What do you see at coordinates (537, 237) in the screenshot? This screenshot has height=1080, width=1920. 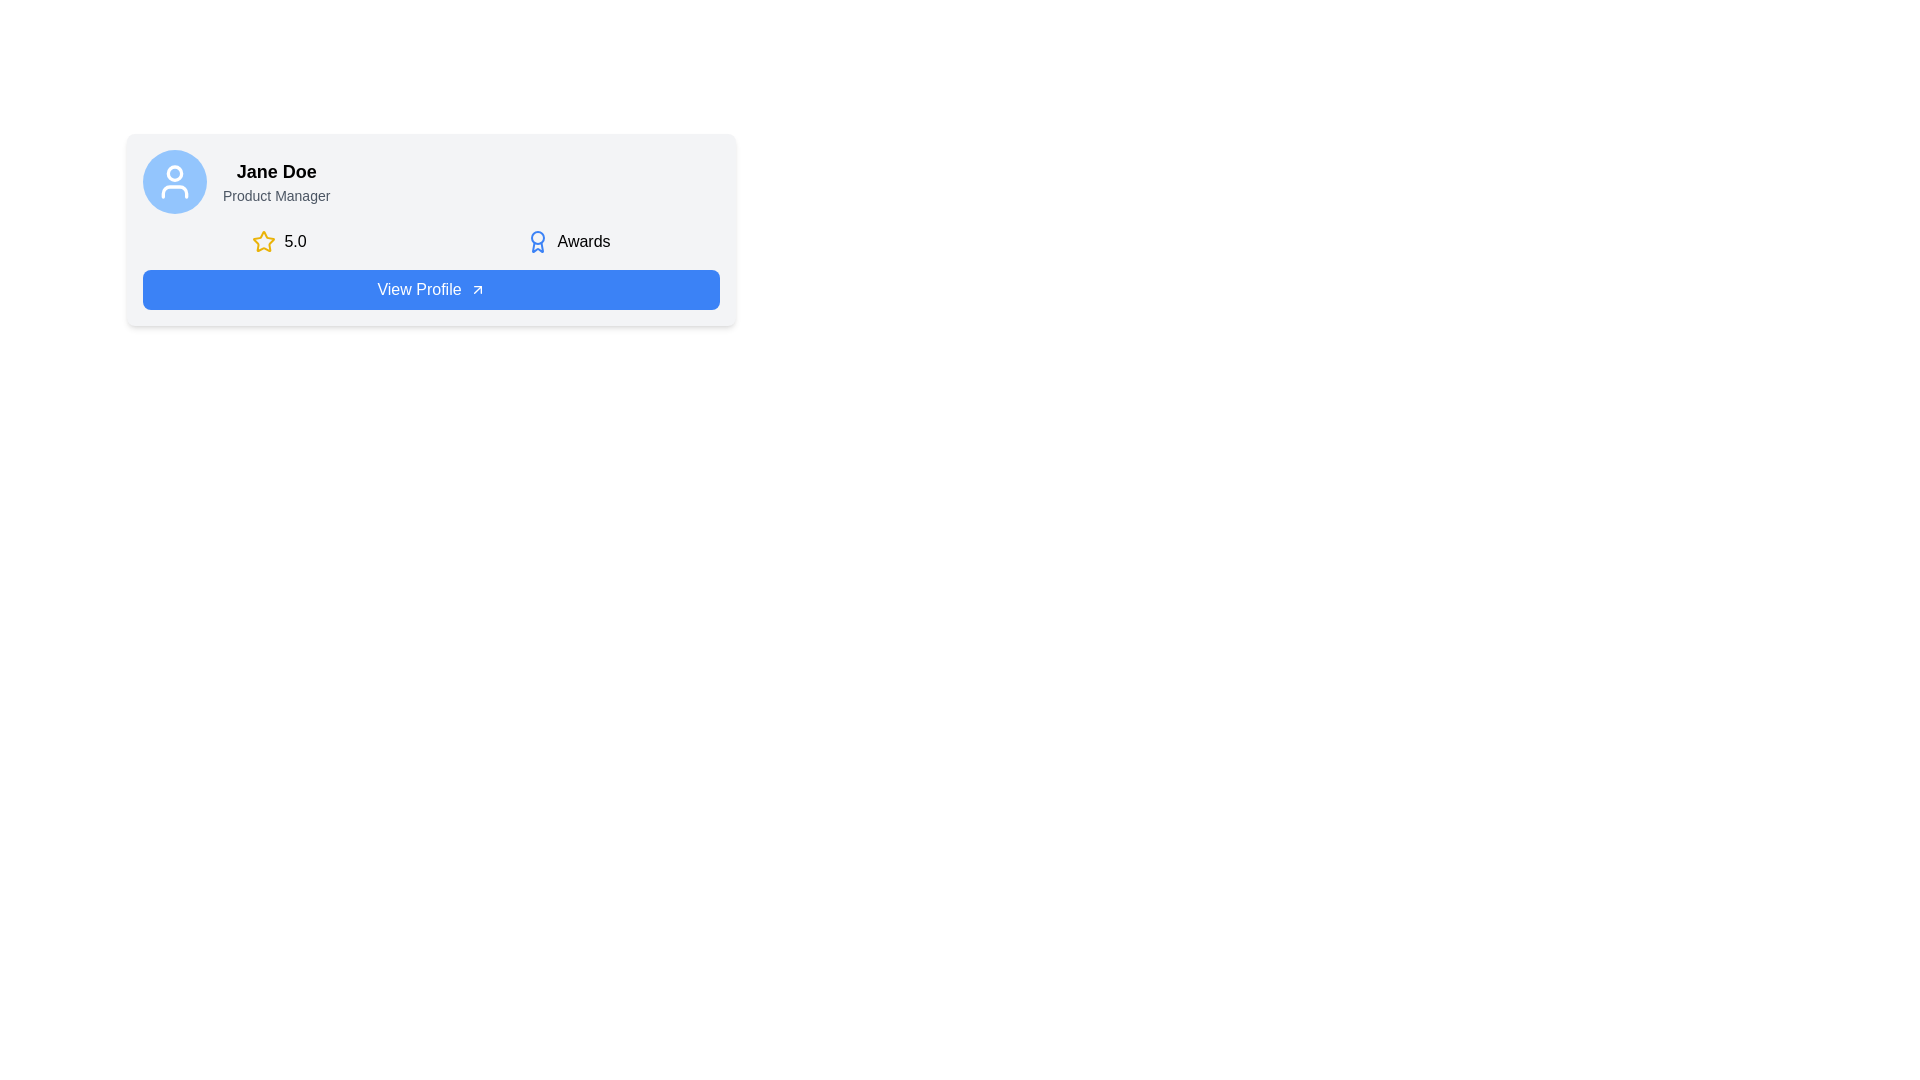 I see `the blue circular SVG element within the award badge icon, located to the right of the rating indicator and above the 'View Profile' button` at bounding box center [537, 237].